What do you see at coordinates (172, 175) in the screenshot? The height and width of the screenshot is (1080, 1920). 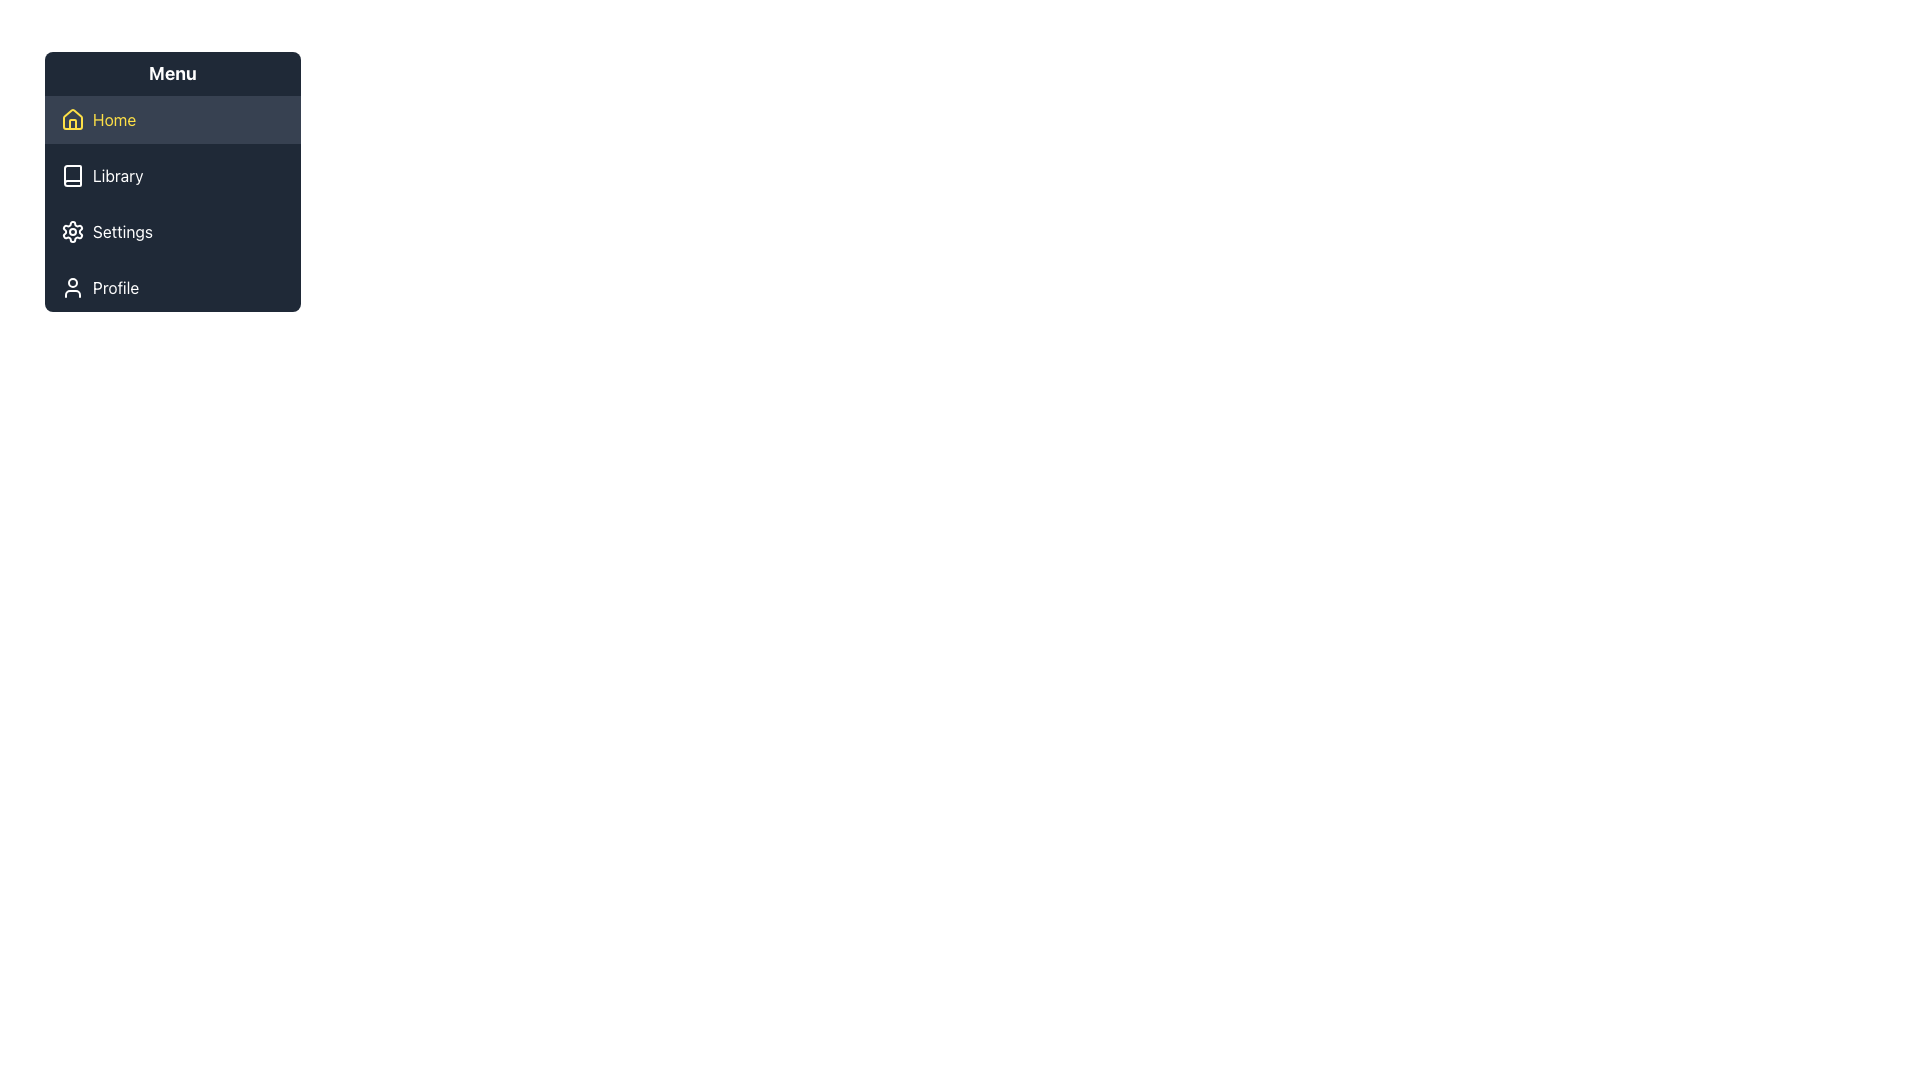 I see `the second menu item in the left sidebar, which is located below the 'Home' element and above the 'Settings' element` at bounding box center [172, 175].